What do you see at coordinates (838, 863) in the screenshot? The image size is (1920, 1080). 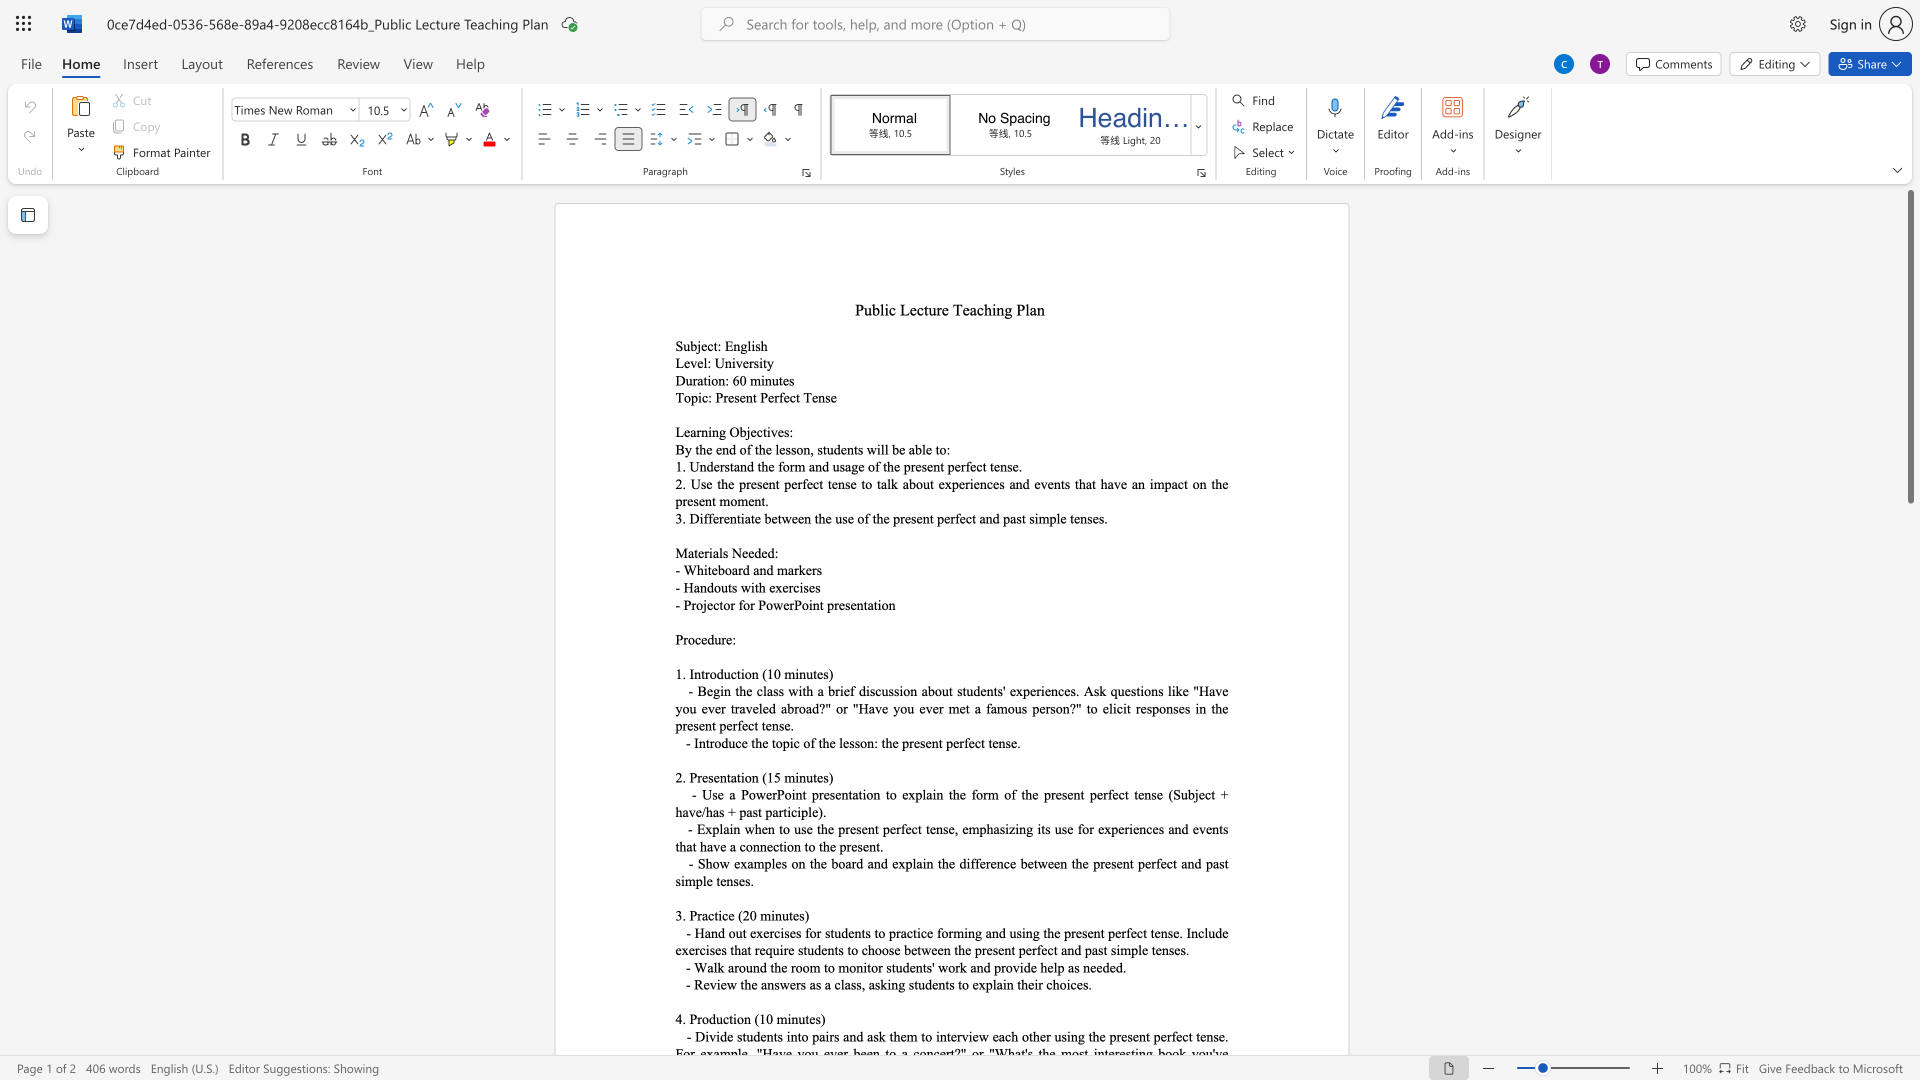 I see `the space between the continuous character "b" and "o" in the text` at bounding box center [838, 863].